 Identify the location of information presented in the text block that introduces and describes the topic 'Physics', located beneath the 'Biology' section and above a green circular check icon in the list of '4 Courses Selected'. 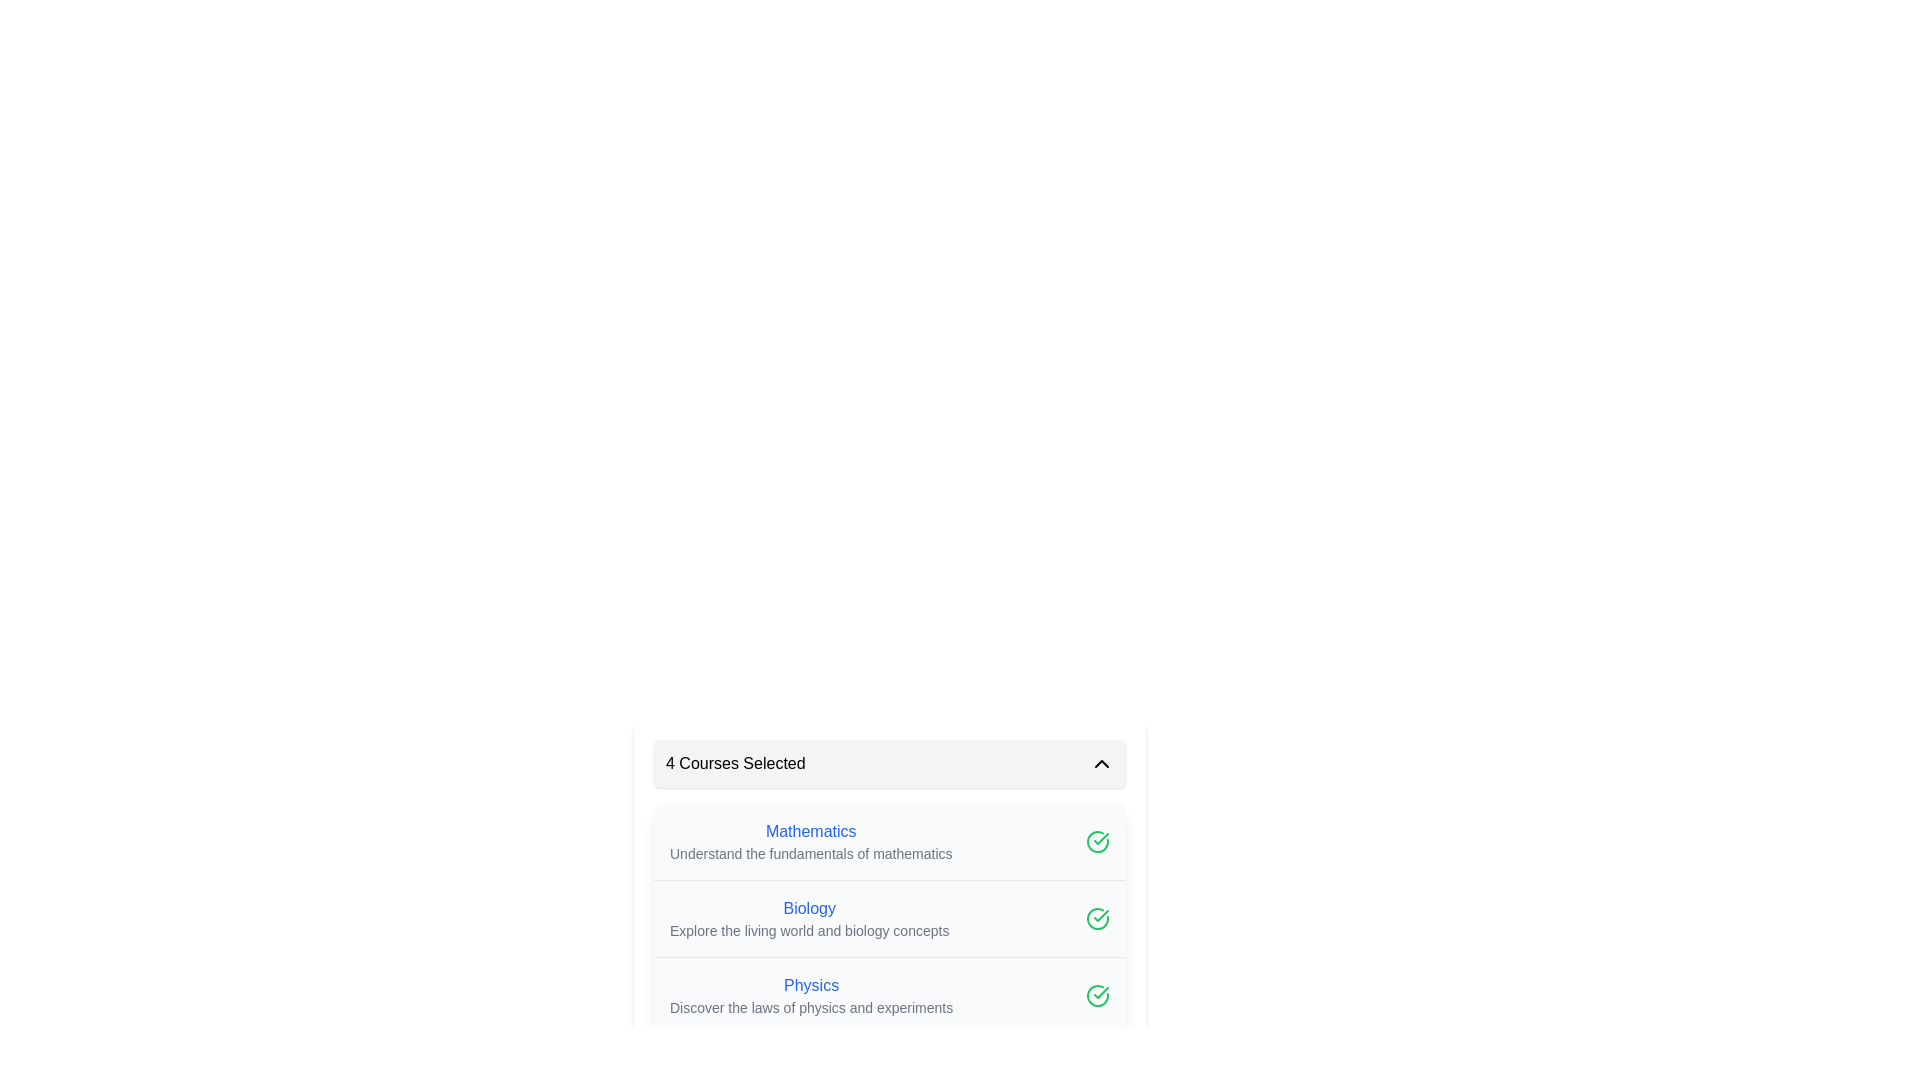
(811, 995).